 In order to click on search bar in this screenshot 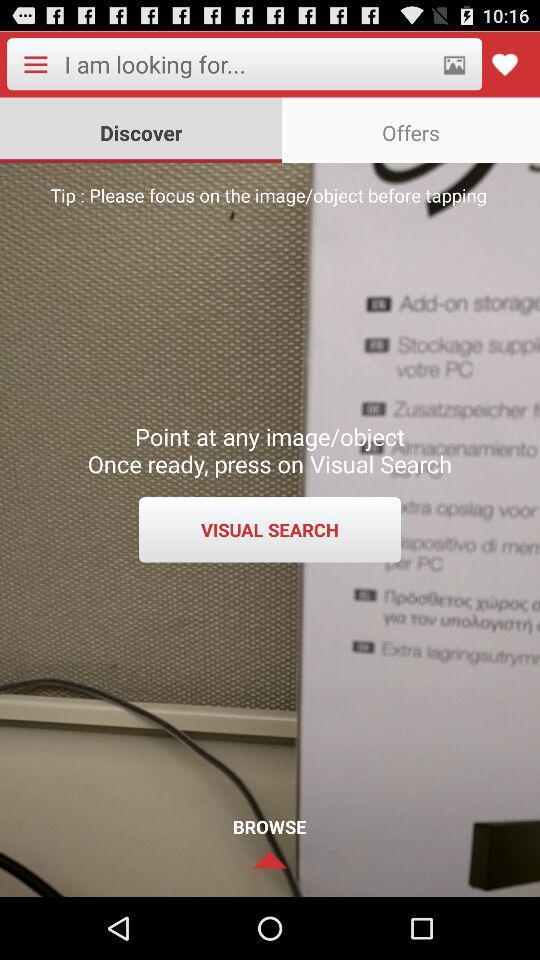, I will do `click(247, 64)`.